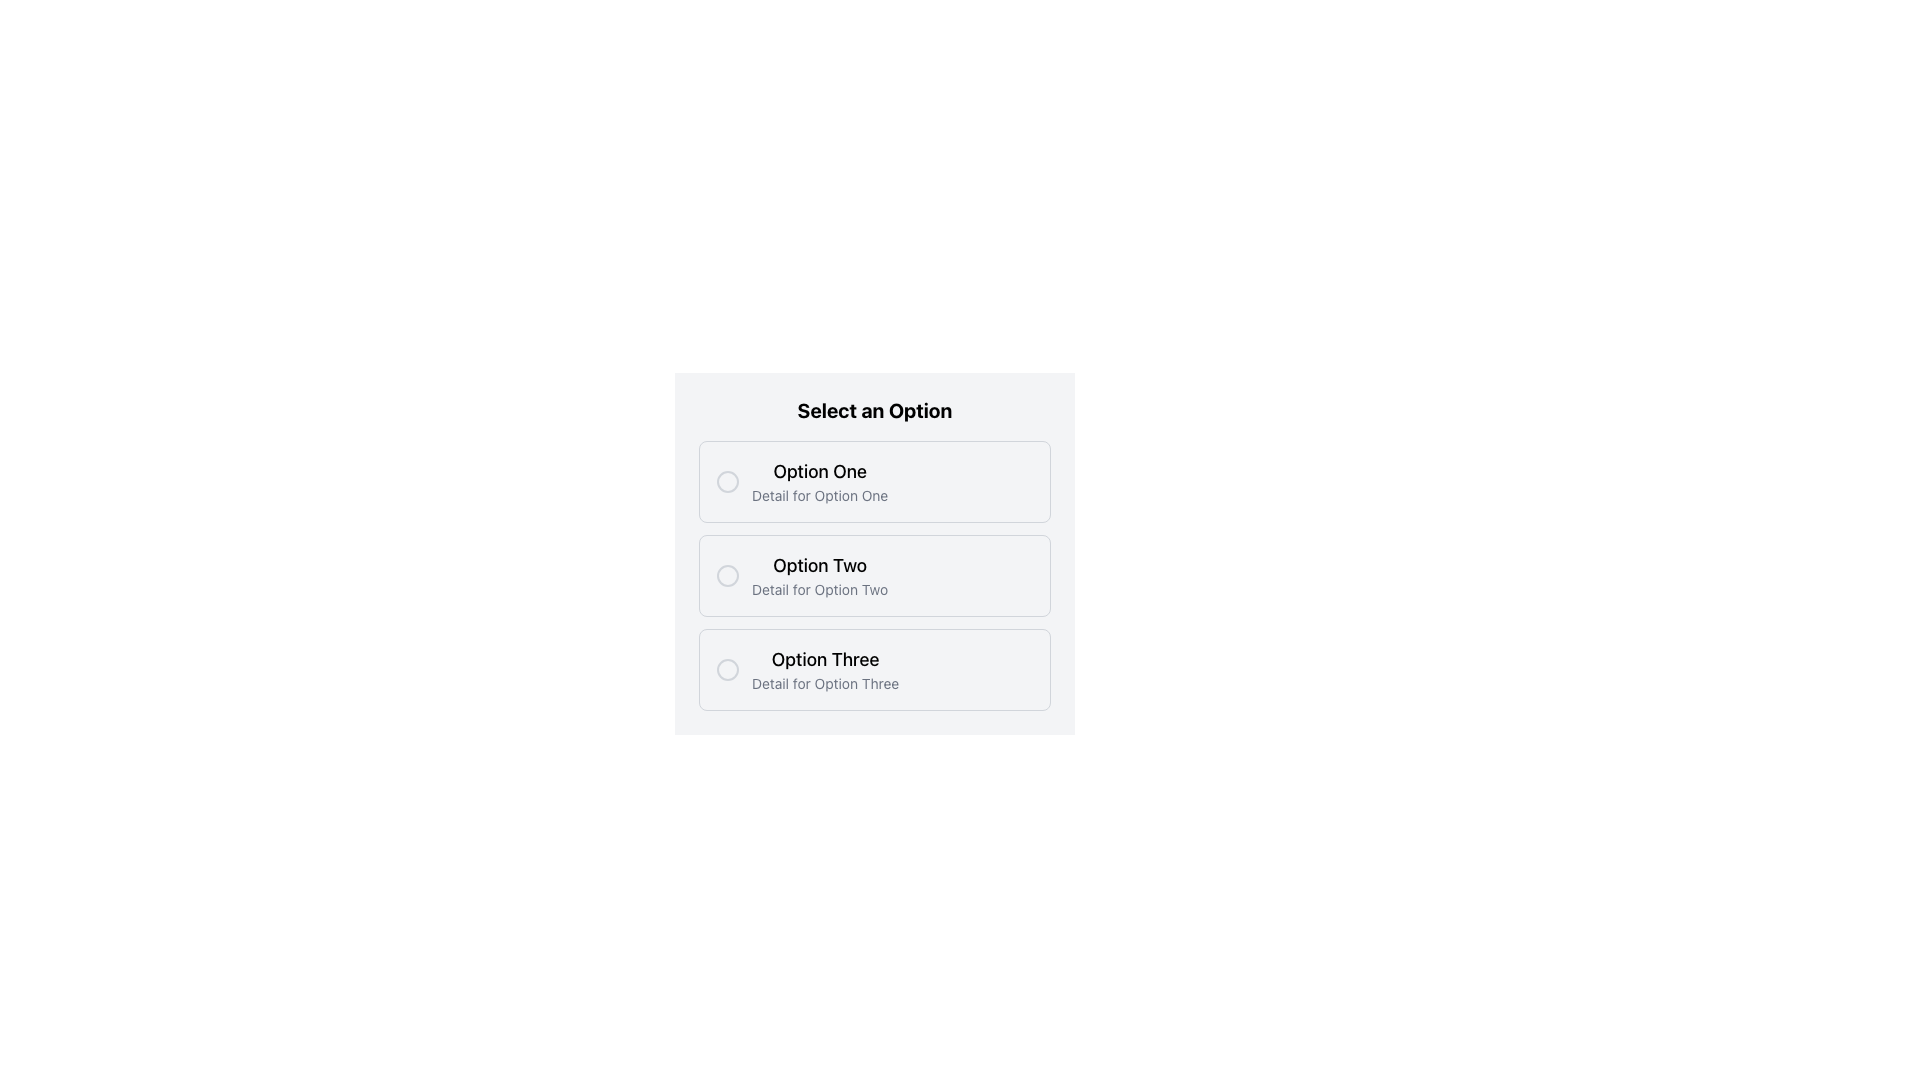  Describe the element at coordinates (727, 482) in the screenshot. I see `the first radio button for 'Option One'` at that location.